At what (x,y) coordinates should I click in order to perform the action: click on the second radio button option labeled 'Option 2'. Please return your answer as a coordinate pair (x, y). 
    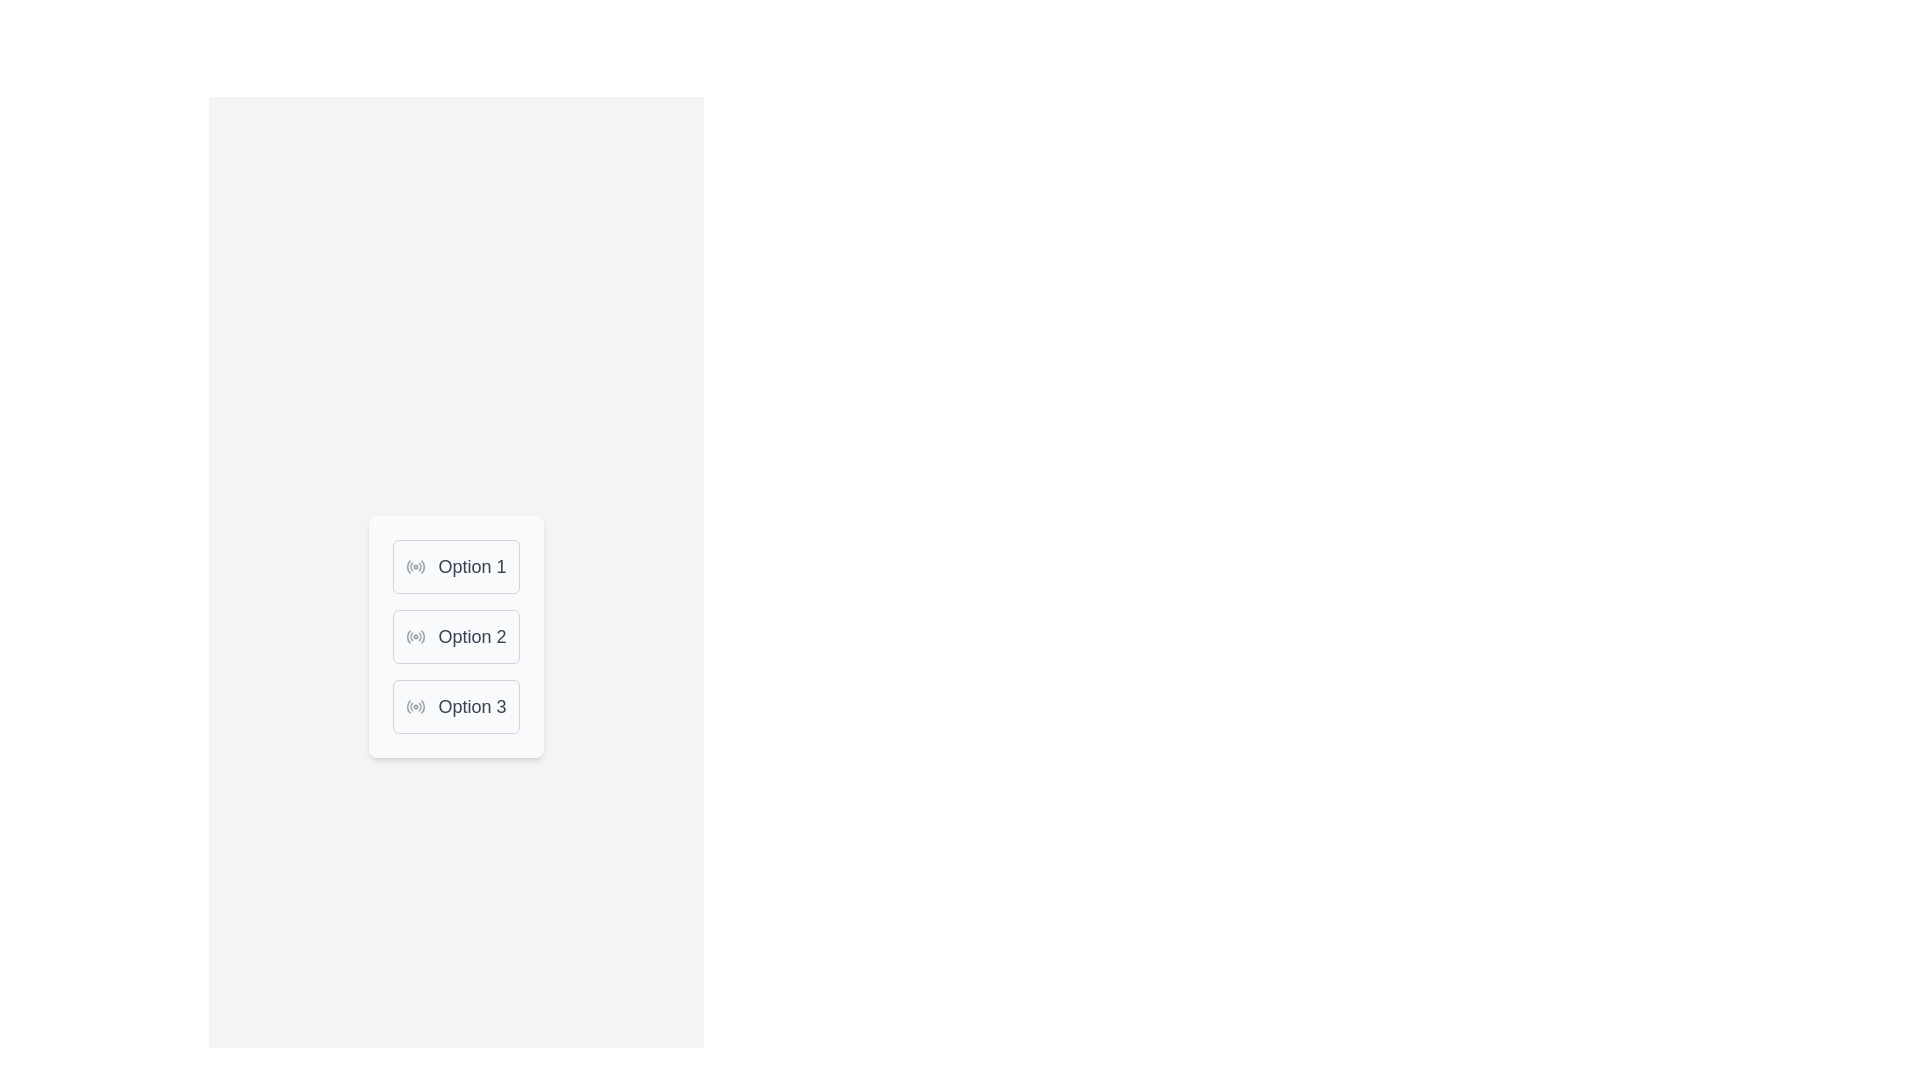
    Looking at the image, I should click on (455, 636).